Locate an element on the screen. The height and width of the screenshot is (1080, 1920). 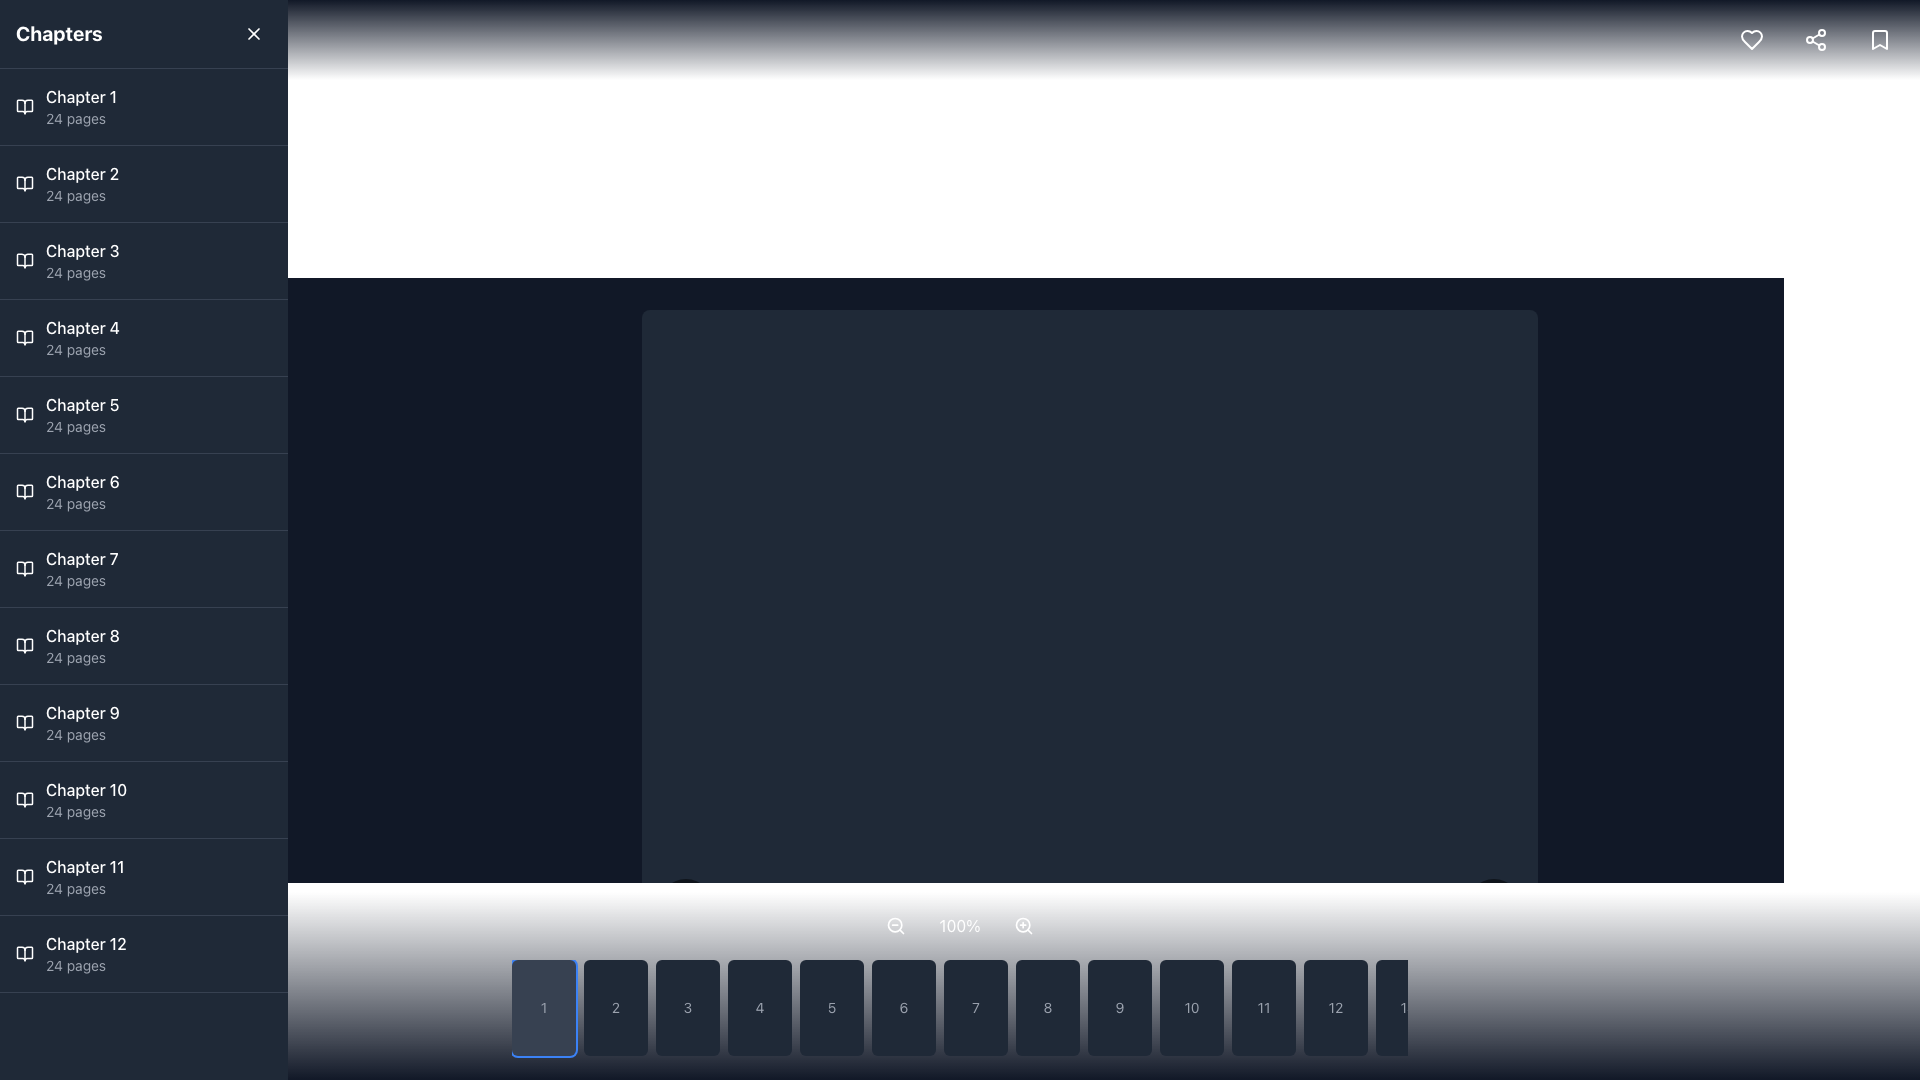
the heart-shaped icon located at the top-right corner of the user interface, which represents liking or favoriting an item is located at coordinates (1751, 39).